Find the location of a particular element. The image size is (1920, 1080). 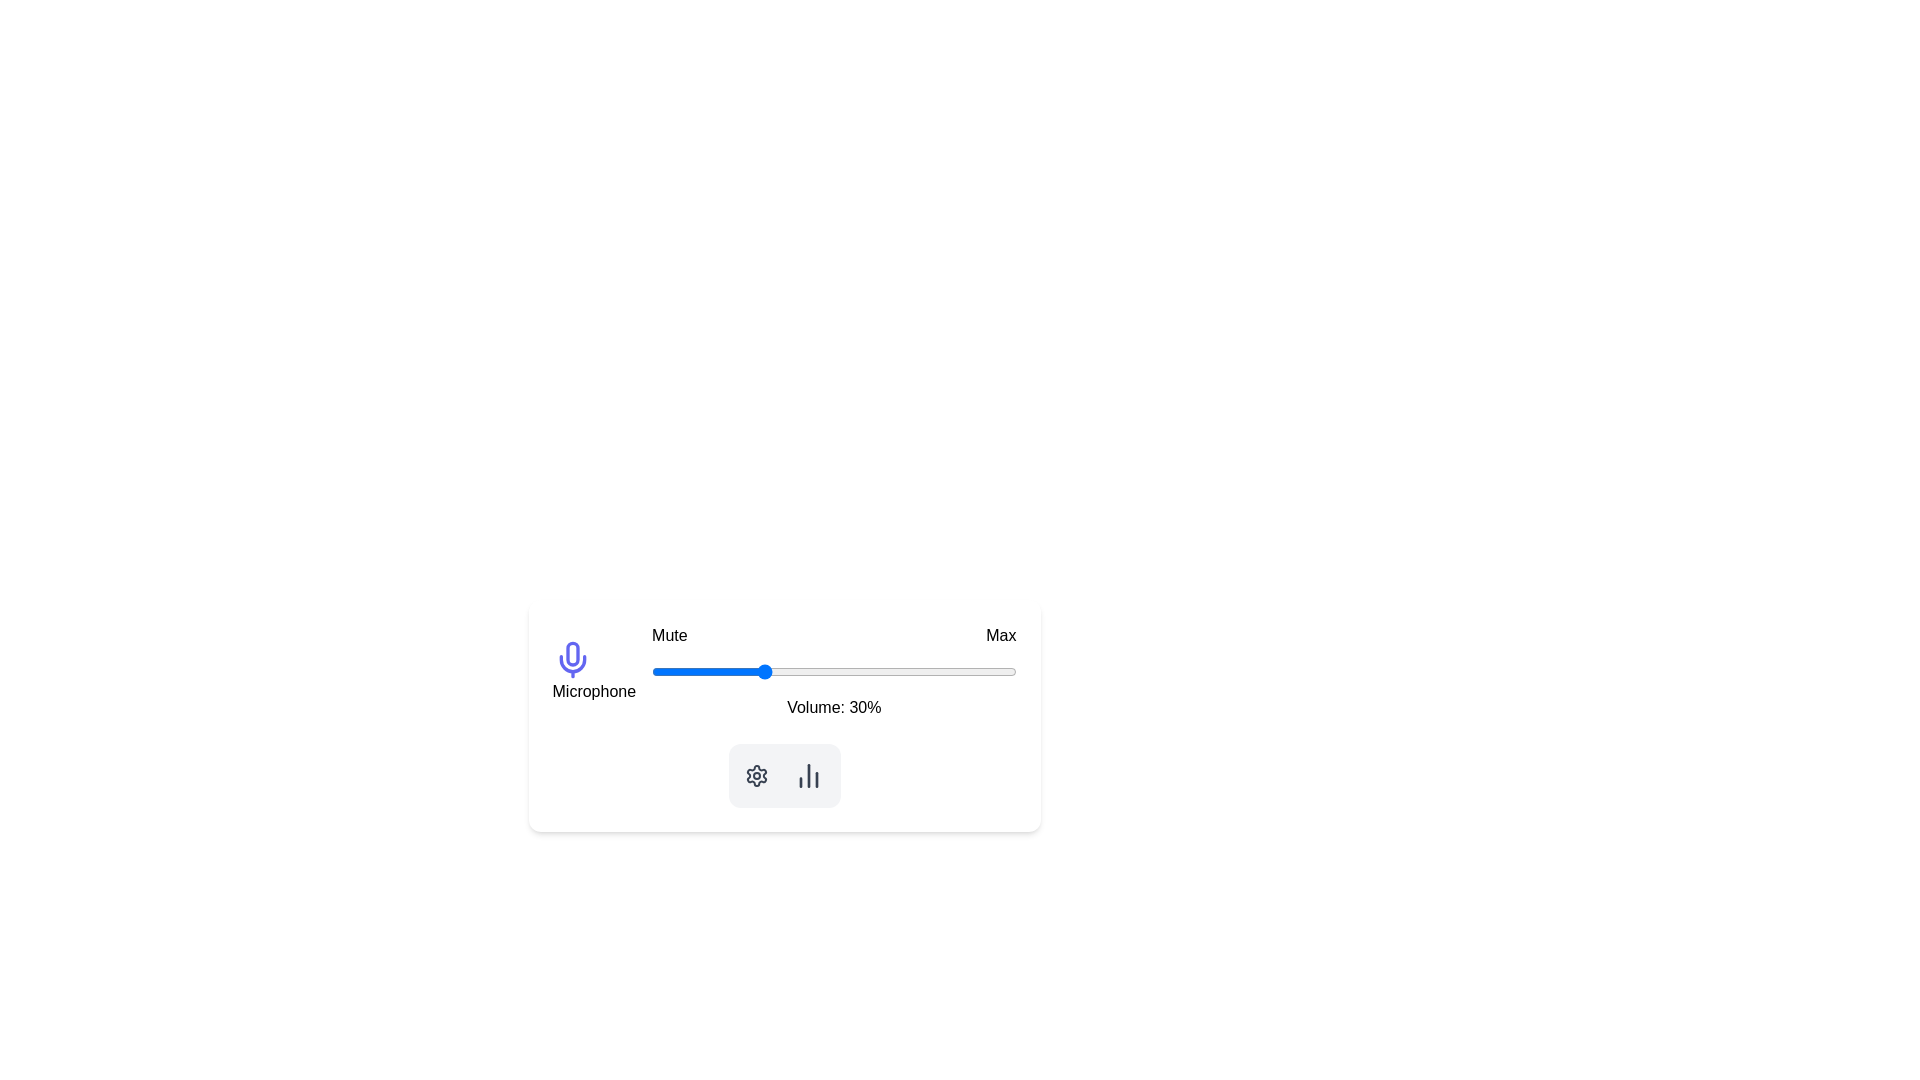

the volume slider to set the volume to 85% is located at coordinates (961, 671).